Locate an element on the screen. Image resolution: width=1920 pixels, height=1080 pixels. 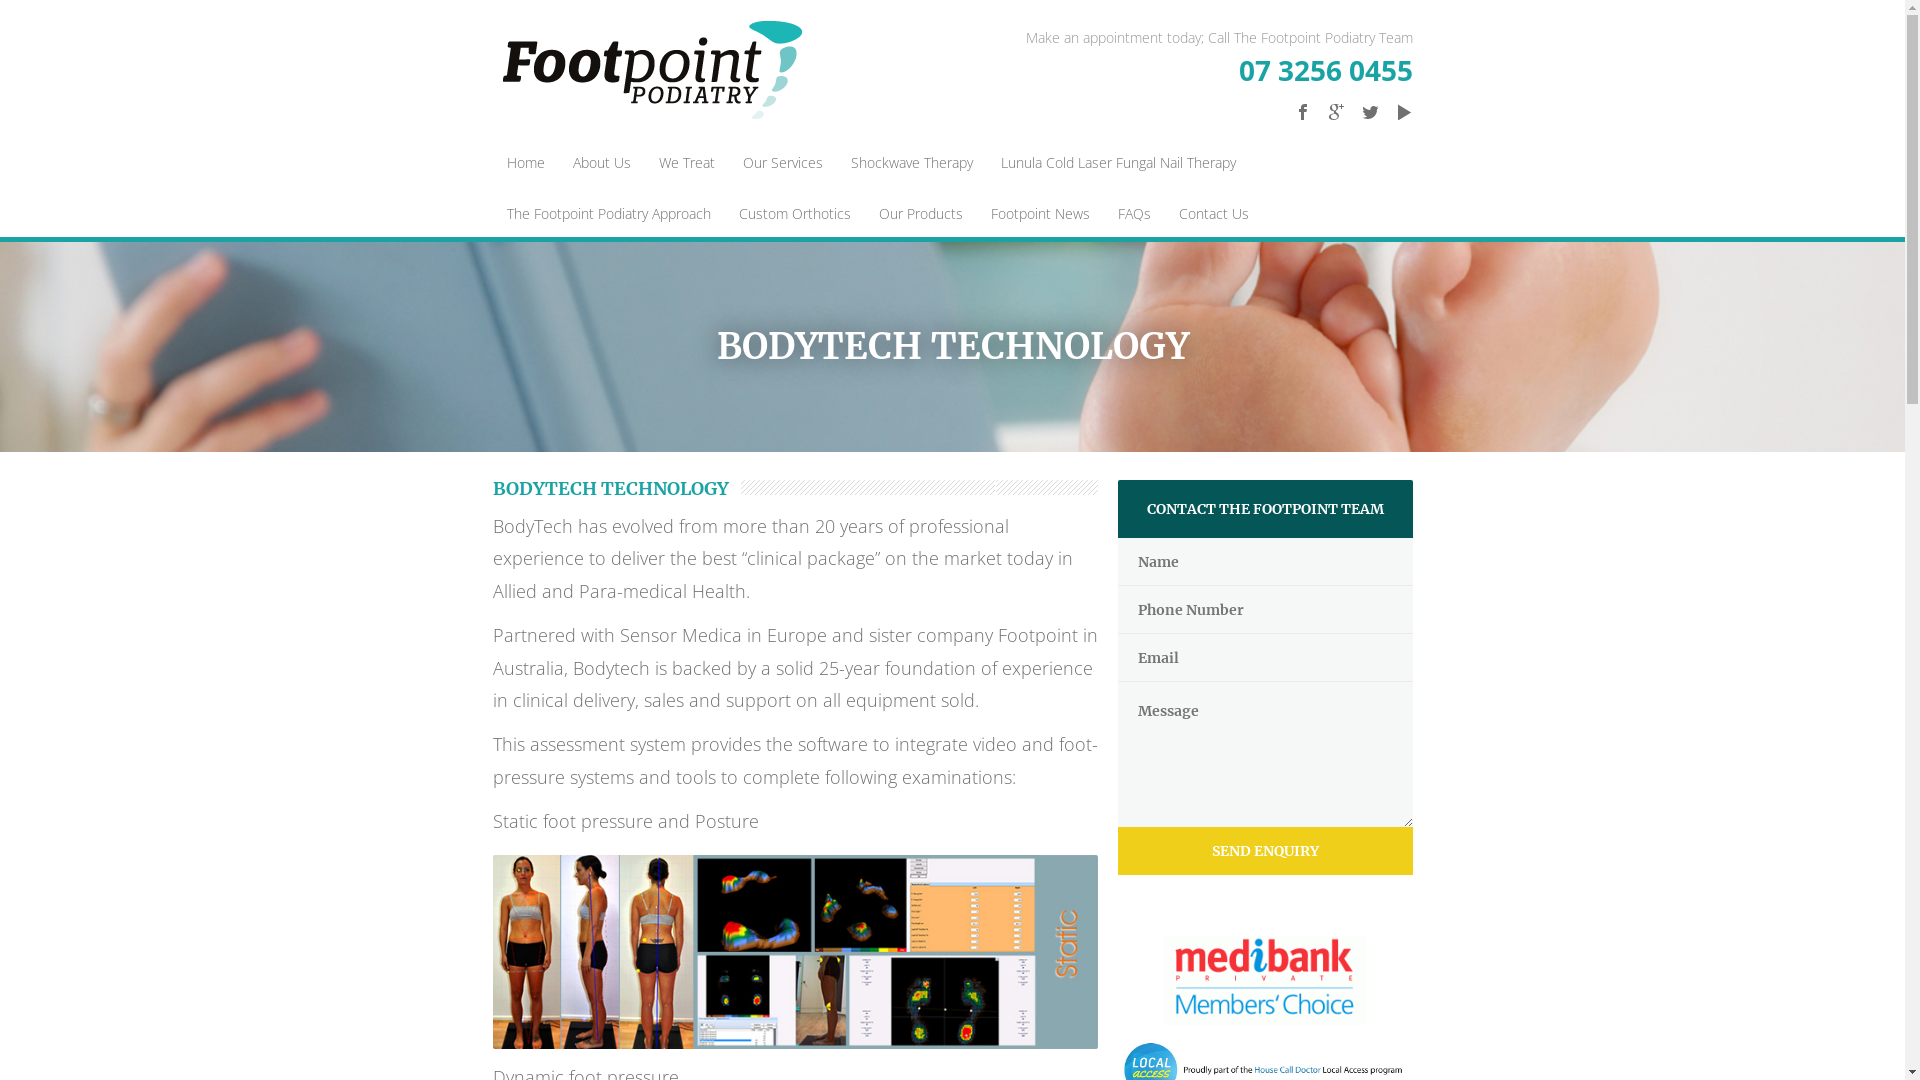
'Footpoint Podiatry' is located at coordinates (652, 68).